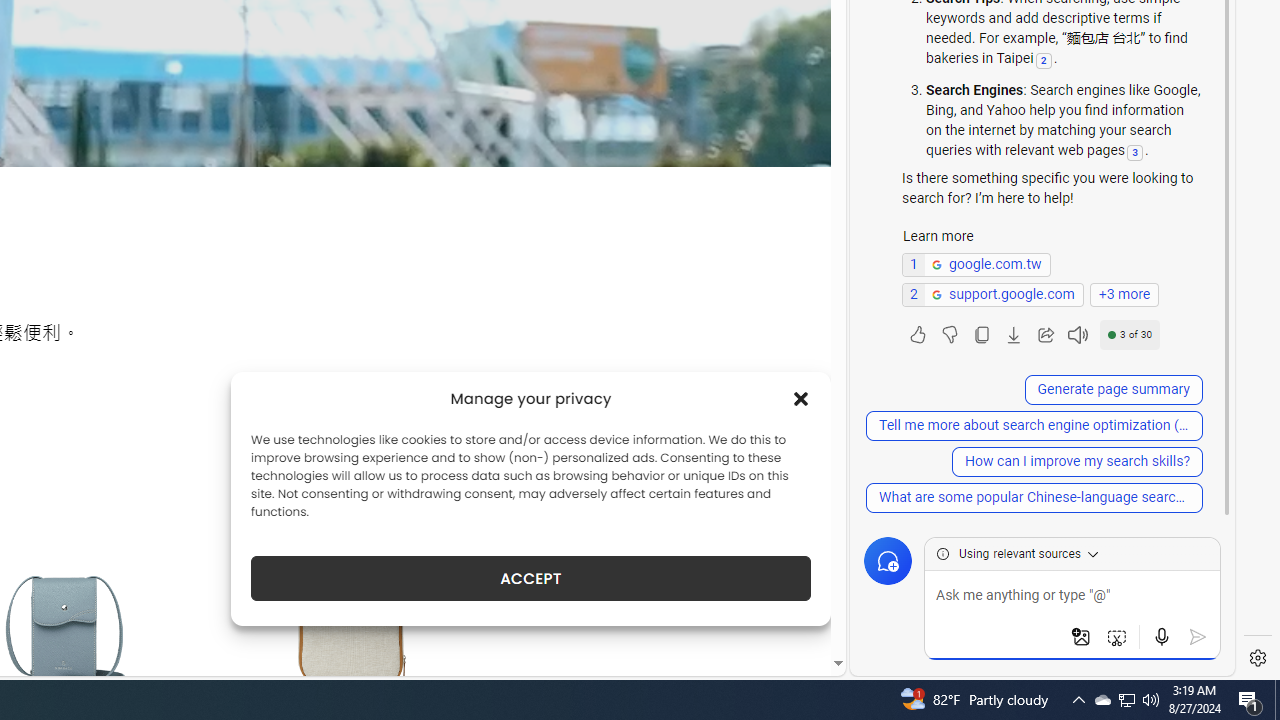 Image resolution: width=1280 pixels, height=720 pixels. I want to click on 'Class: cmplz-close', so click(801, 398).